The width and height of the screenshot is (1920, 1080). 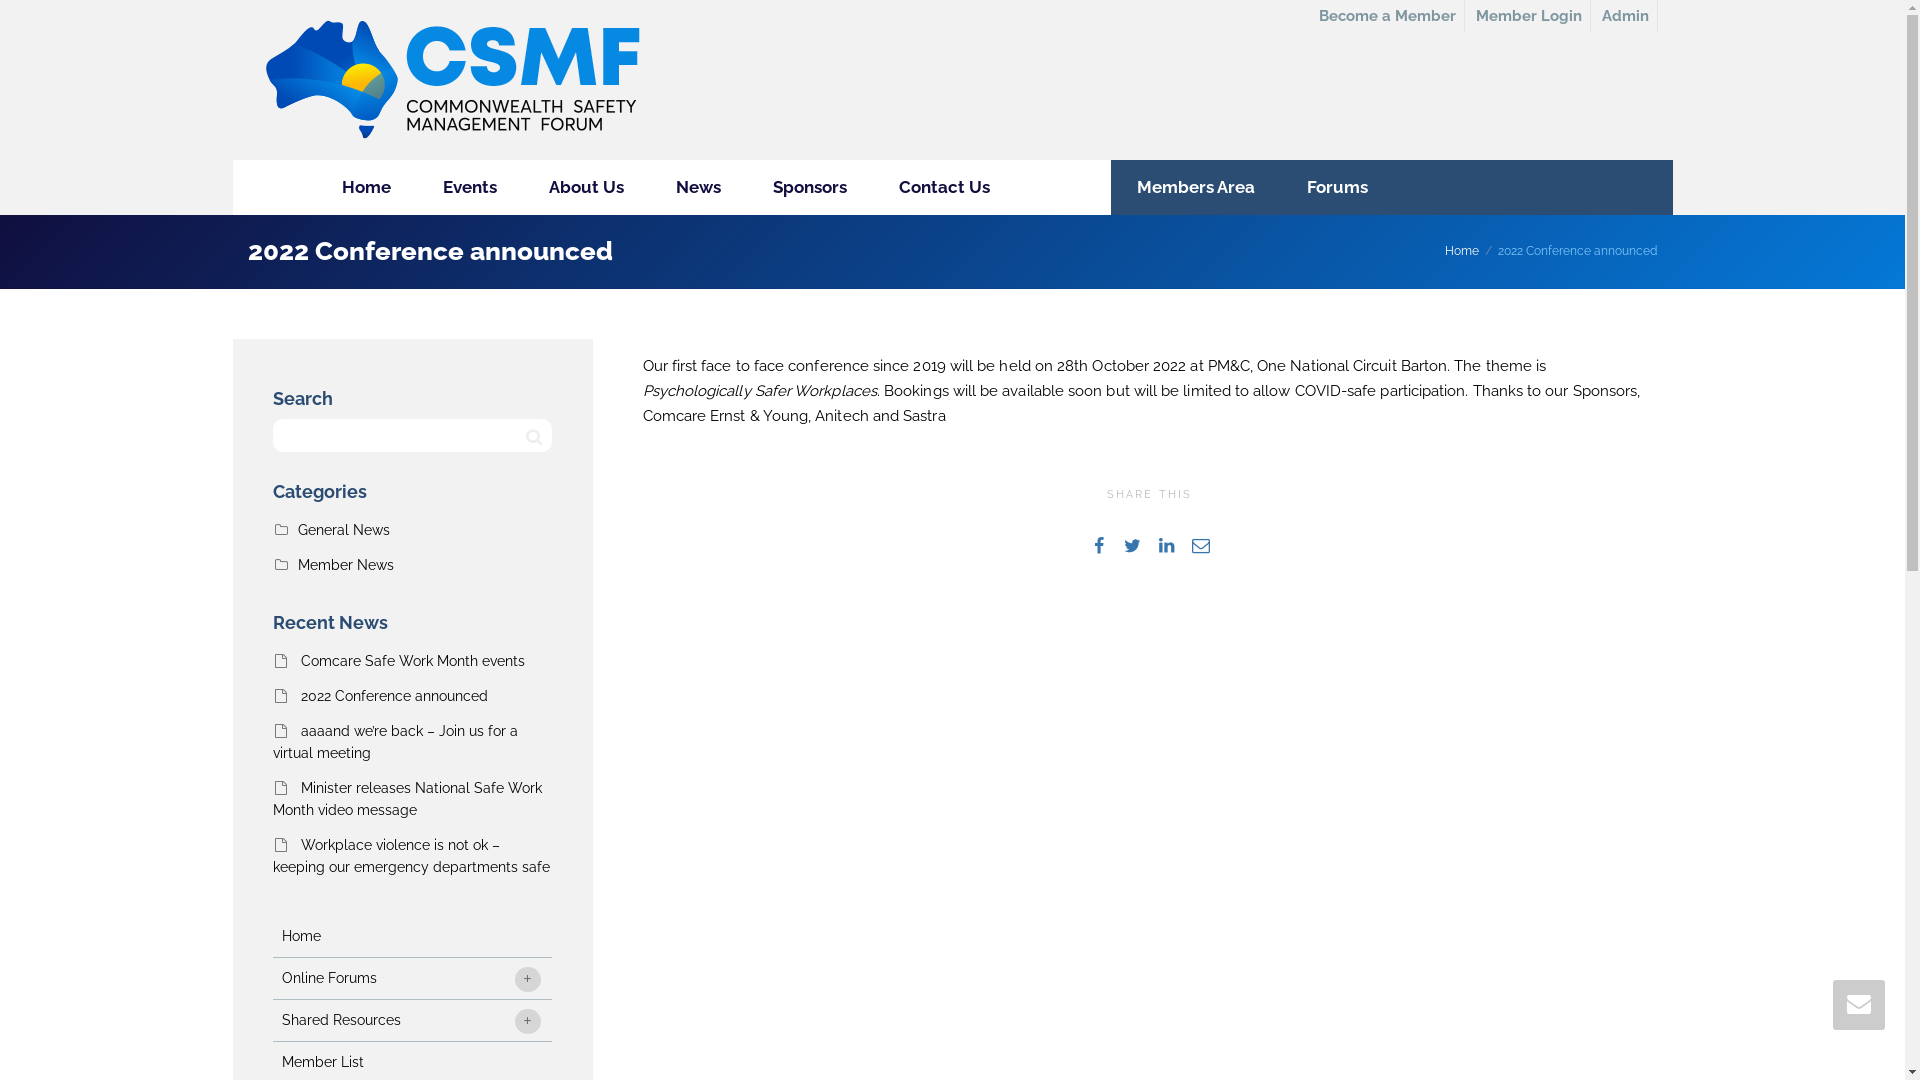 What do you see at coordinates (1626, 16) in the screenshot?
I see `'Admin'` at bounding box center [1626, 16].